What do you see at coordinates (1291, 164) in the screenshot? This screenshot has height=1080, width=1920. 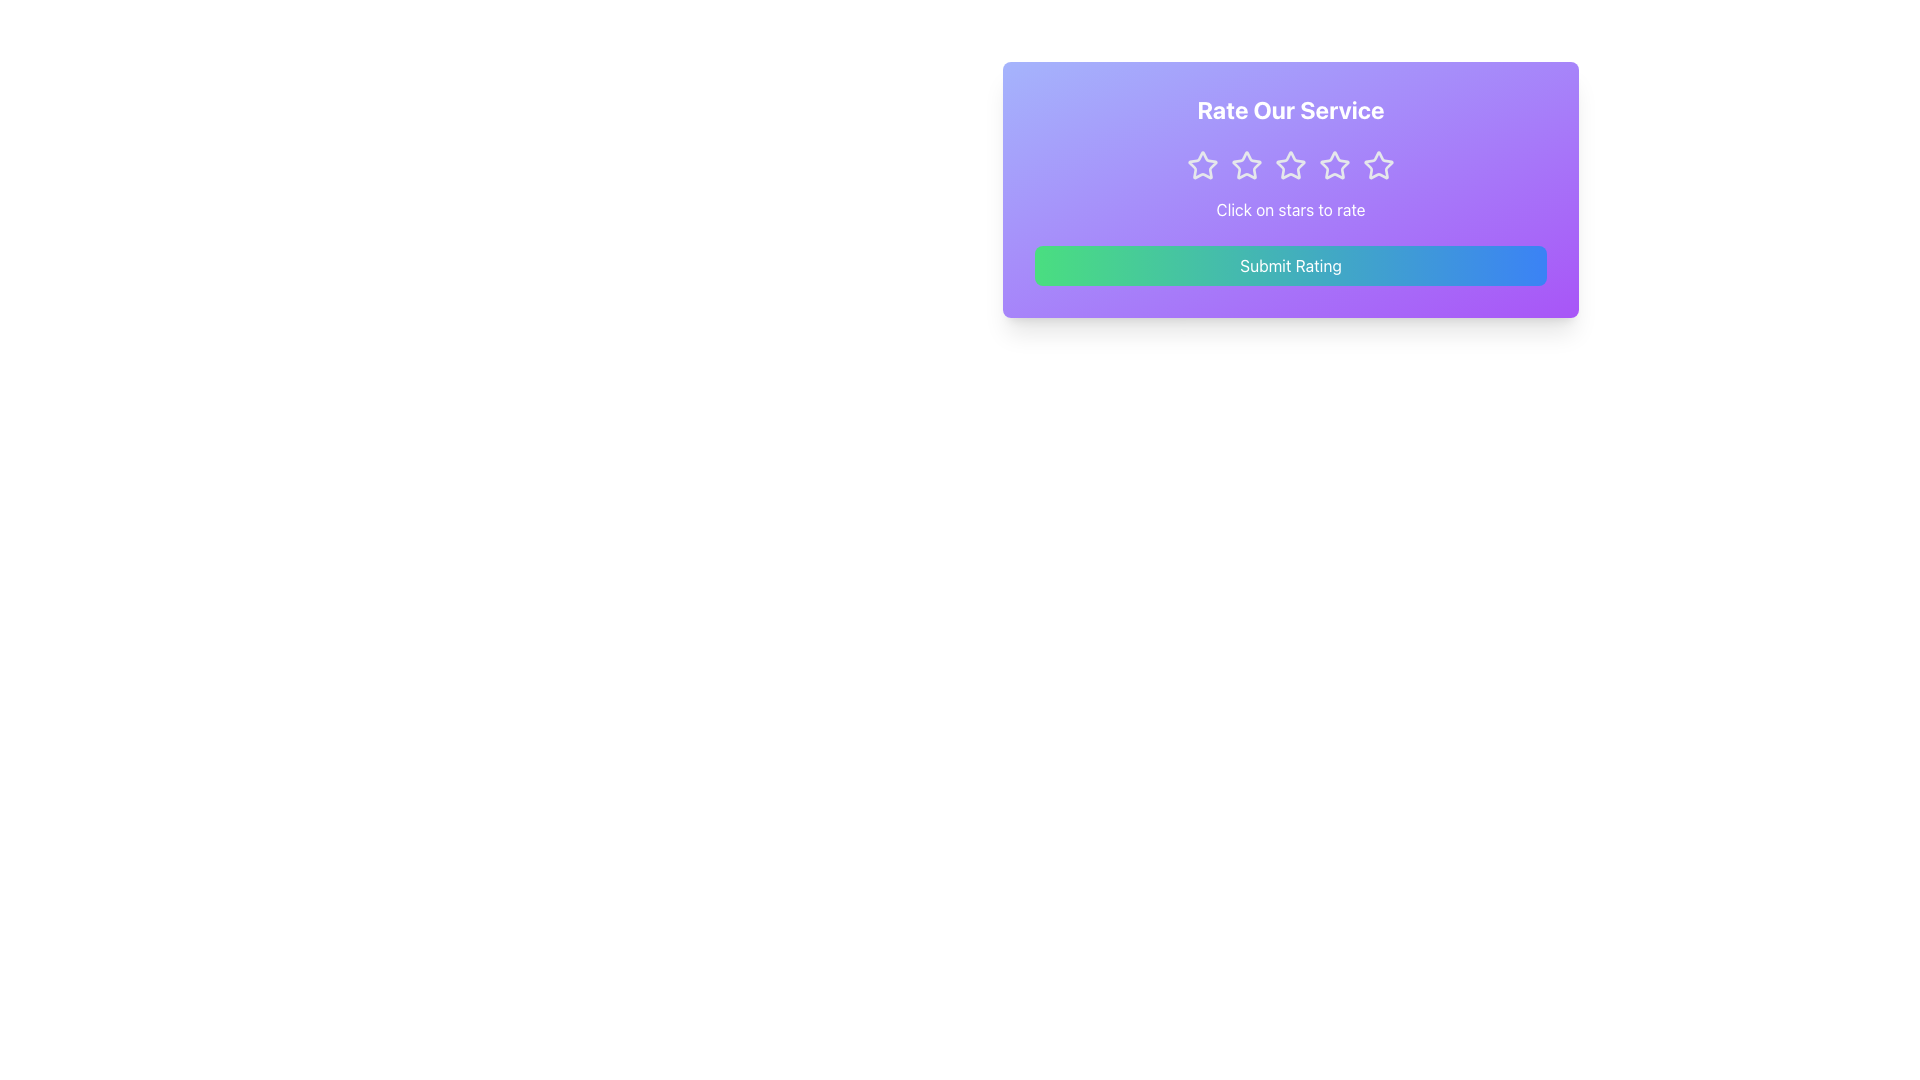 I see `the interactive star icons in the Rating Component` at bounding box center [1291, 164].